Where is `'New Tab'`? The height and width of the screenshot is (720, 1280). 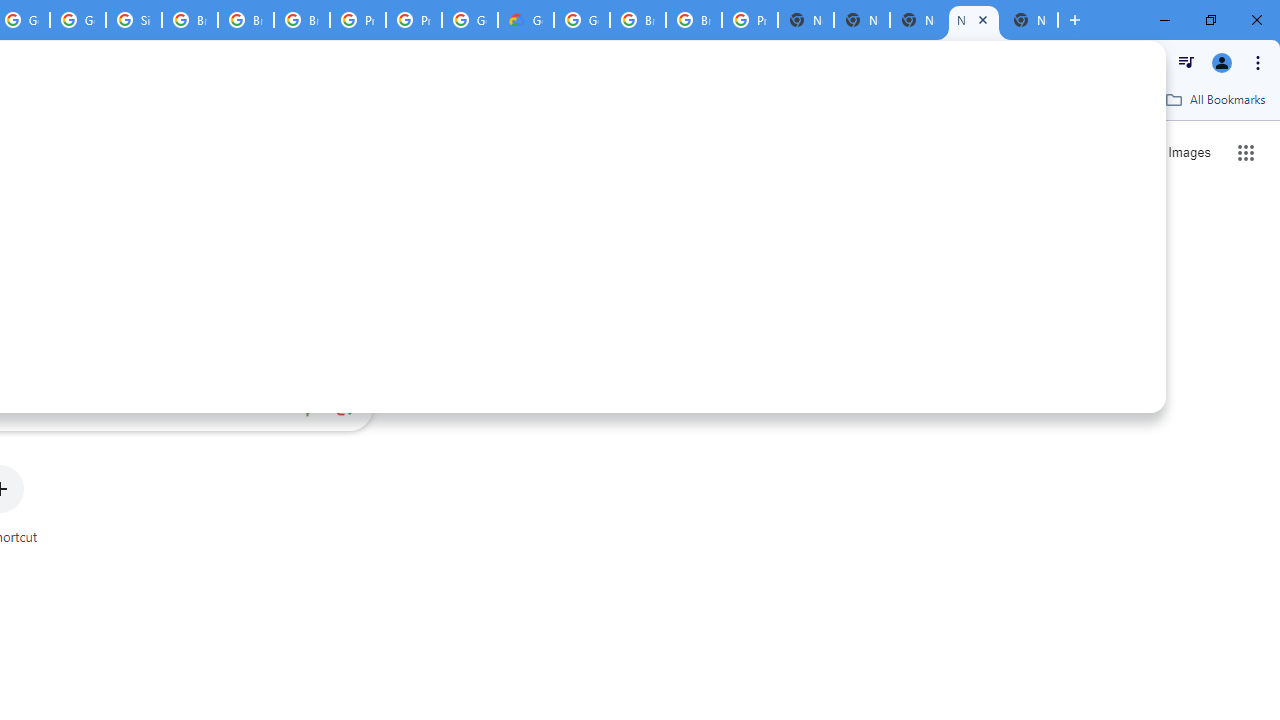
'New Tab' is located at coordinates (1030, 20).